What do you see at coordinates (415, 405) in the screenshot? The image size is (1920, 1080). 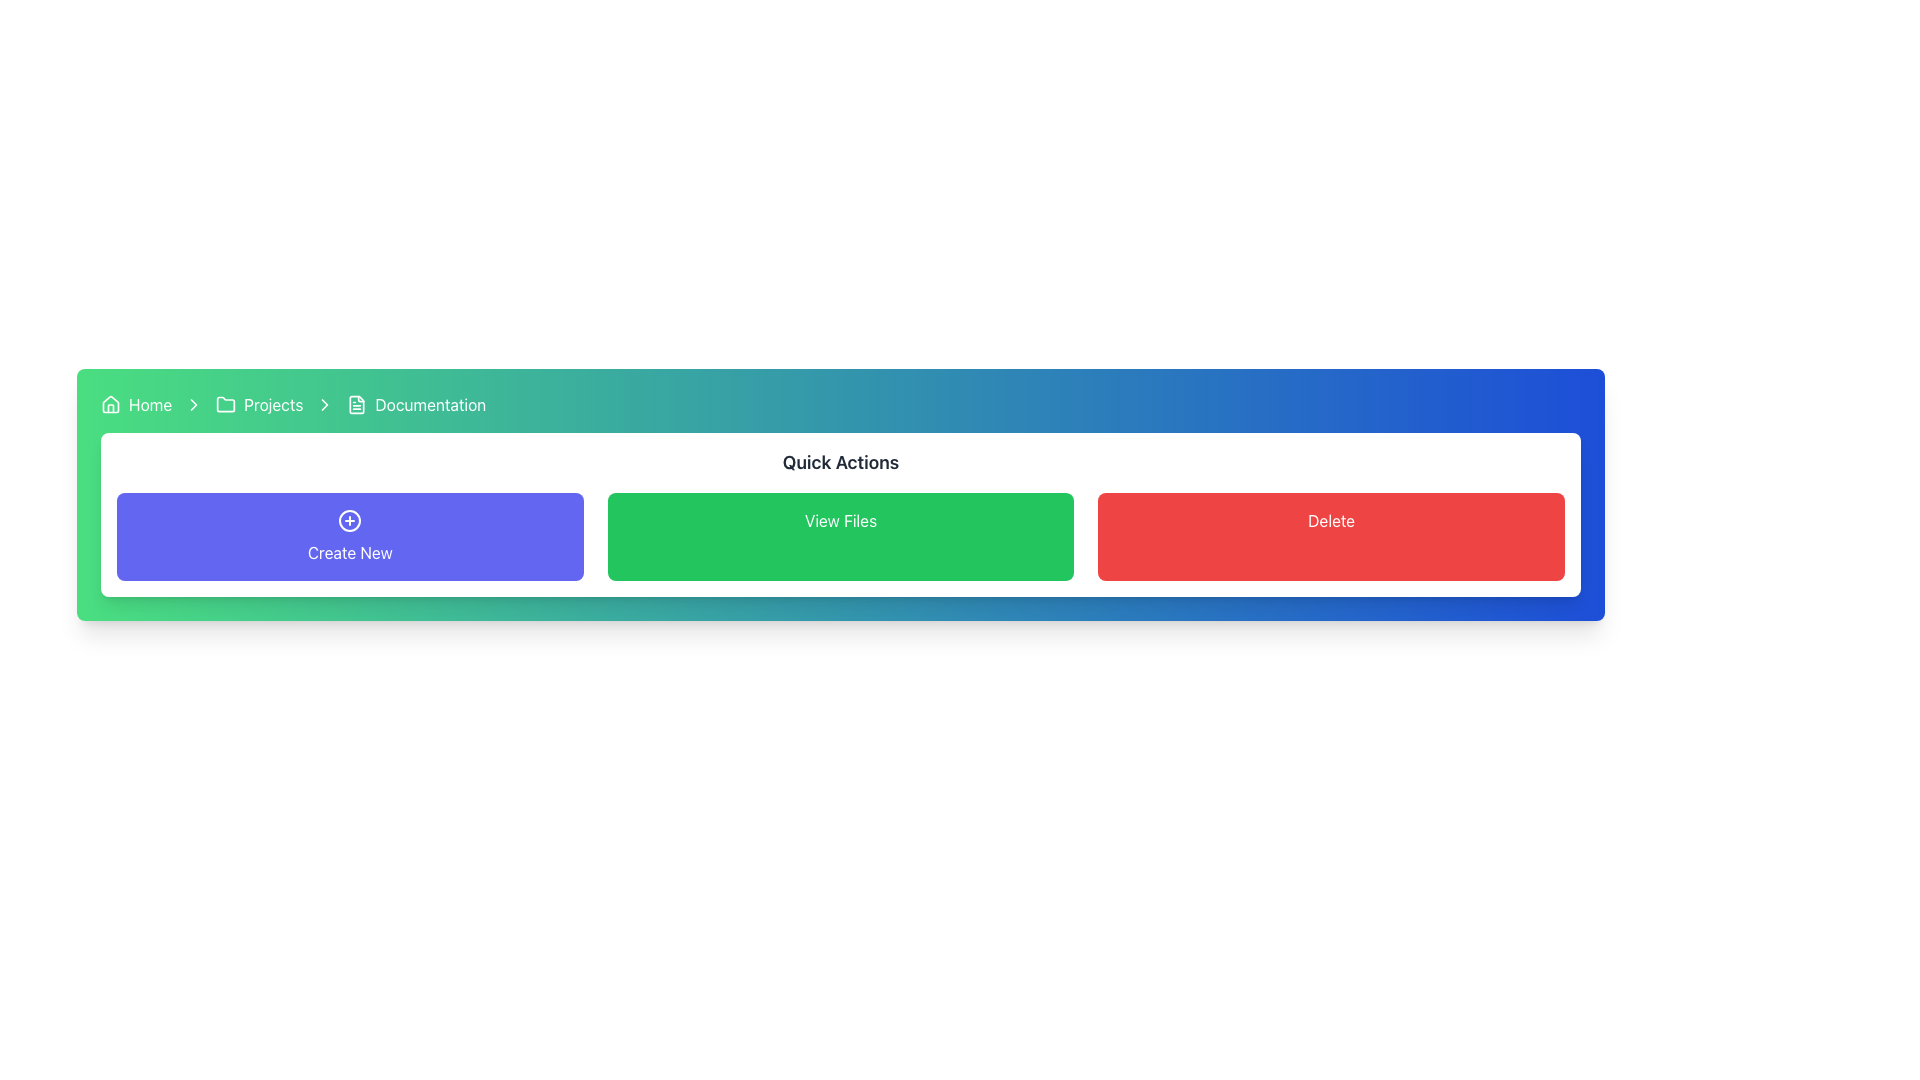 I see `the third breadcrumb item labeled 'Documentation'` at bounding box center [415, 405].